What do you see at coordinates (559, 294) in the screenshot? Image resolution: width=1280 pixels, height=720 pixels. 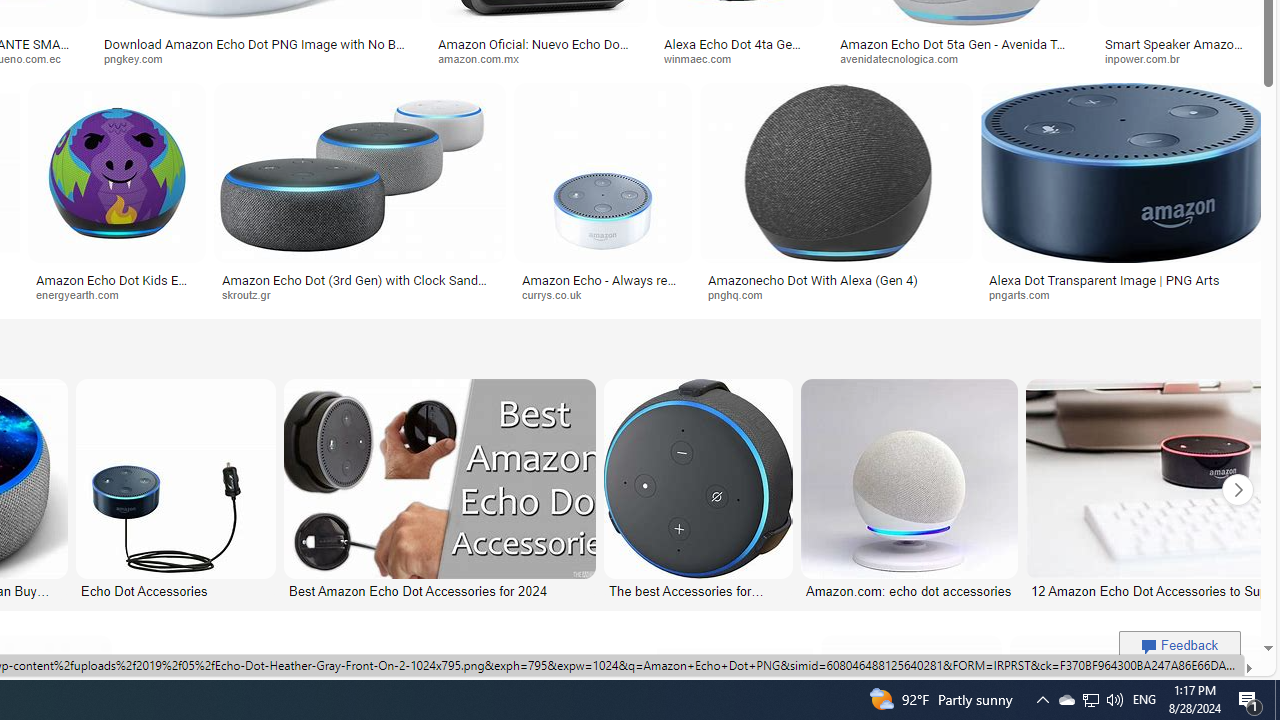 I see `'currys.co.uk'` at bounding box center [559, 294].